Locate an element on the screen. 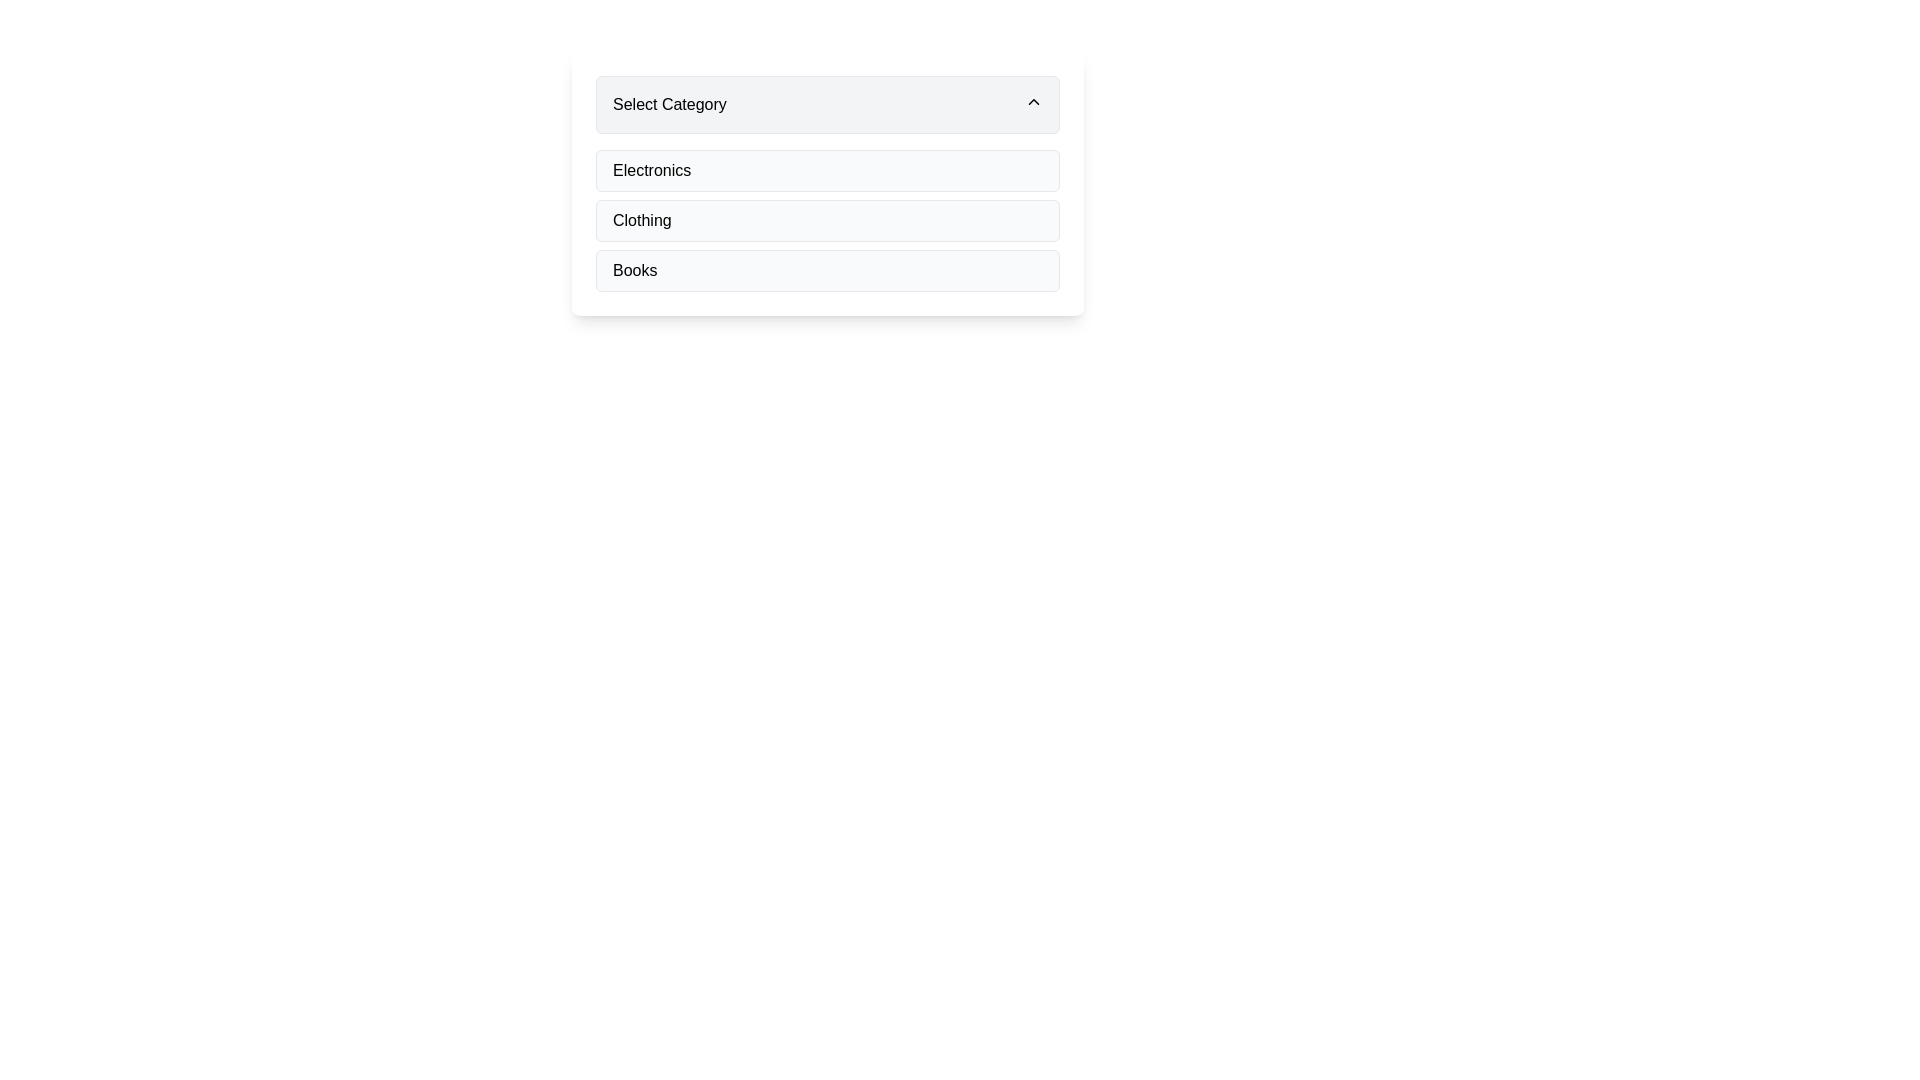  the Chevron-Up symbol icon located at the far right side of the dropdown header labeled 'Select Category' to check if it highlights, indicating interactivity is located at coordinates (1033, 101).